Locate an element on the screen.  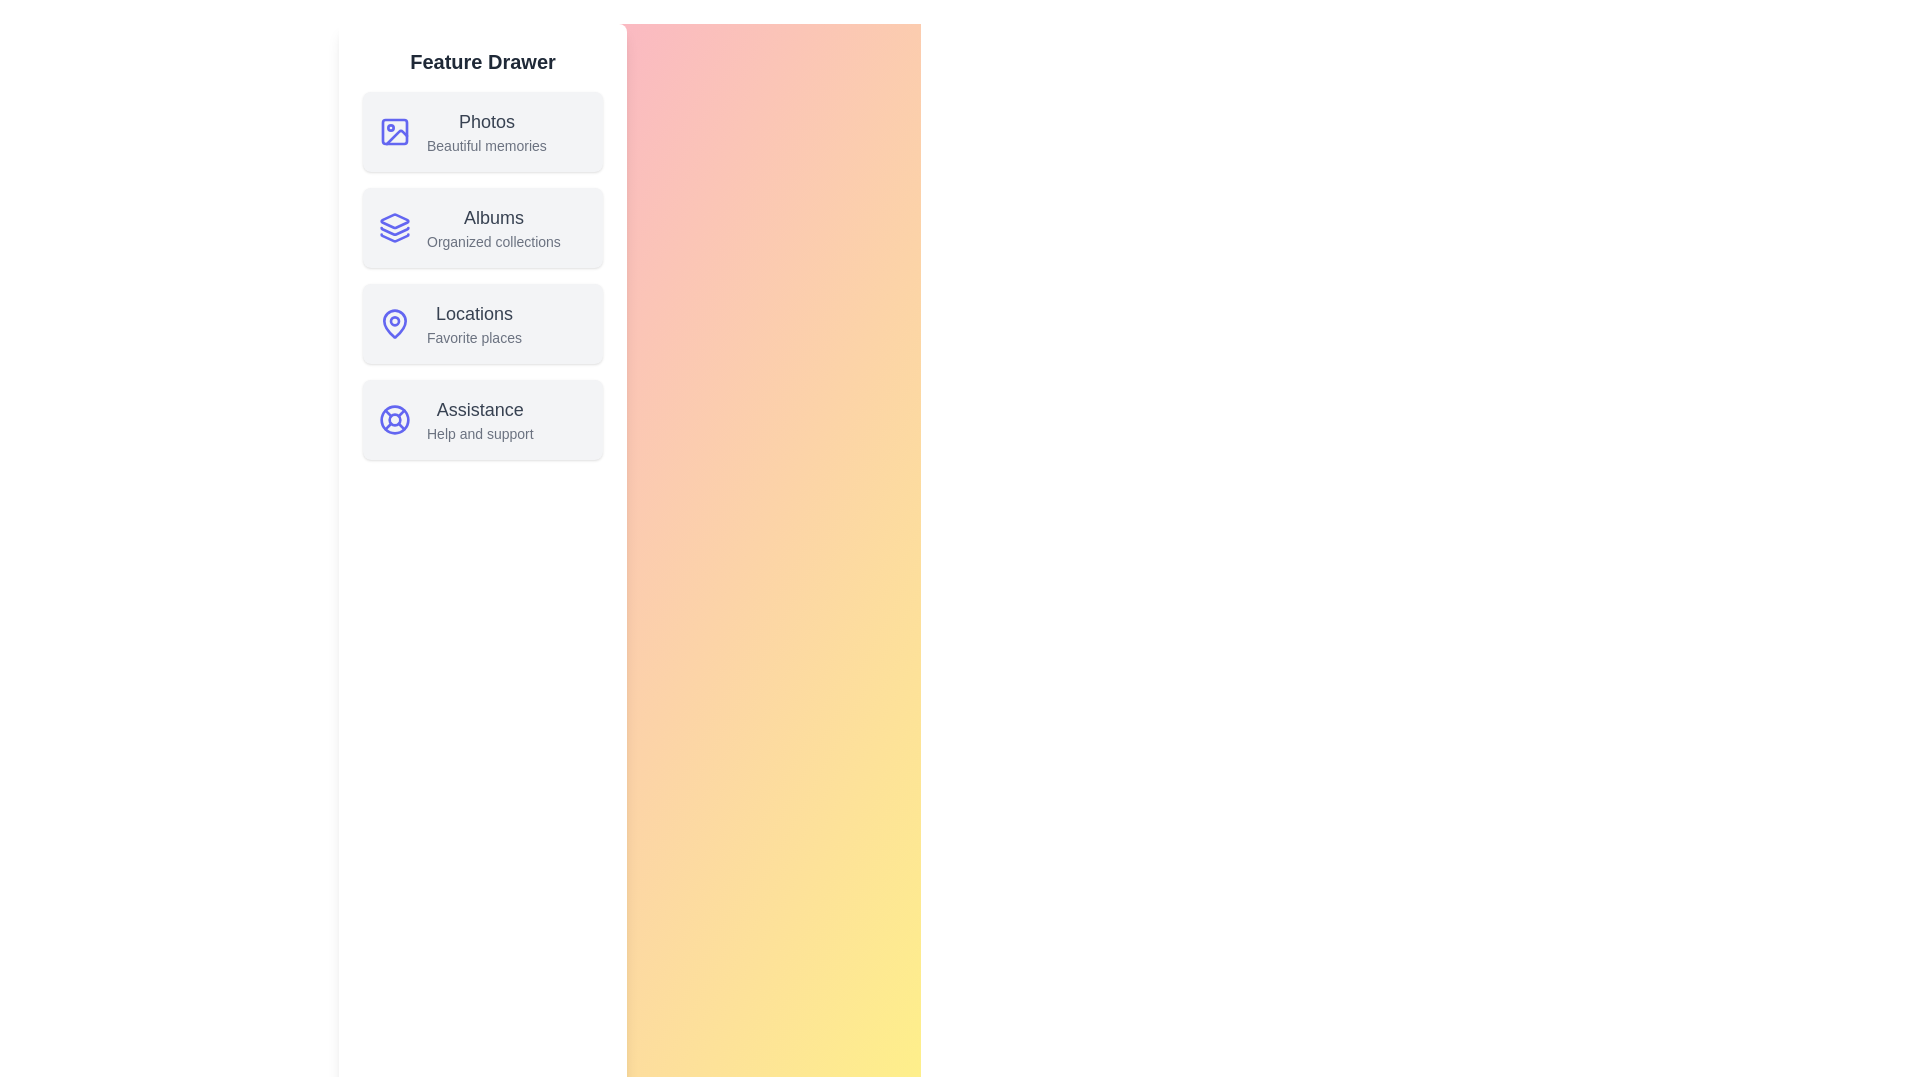
the feature item Albums to reveal its effect is located at coordinates (483, 226).